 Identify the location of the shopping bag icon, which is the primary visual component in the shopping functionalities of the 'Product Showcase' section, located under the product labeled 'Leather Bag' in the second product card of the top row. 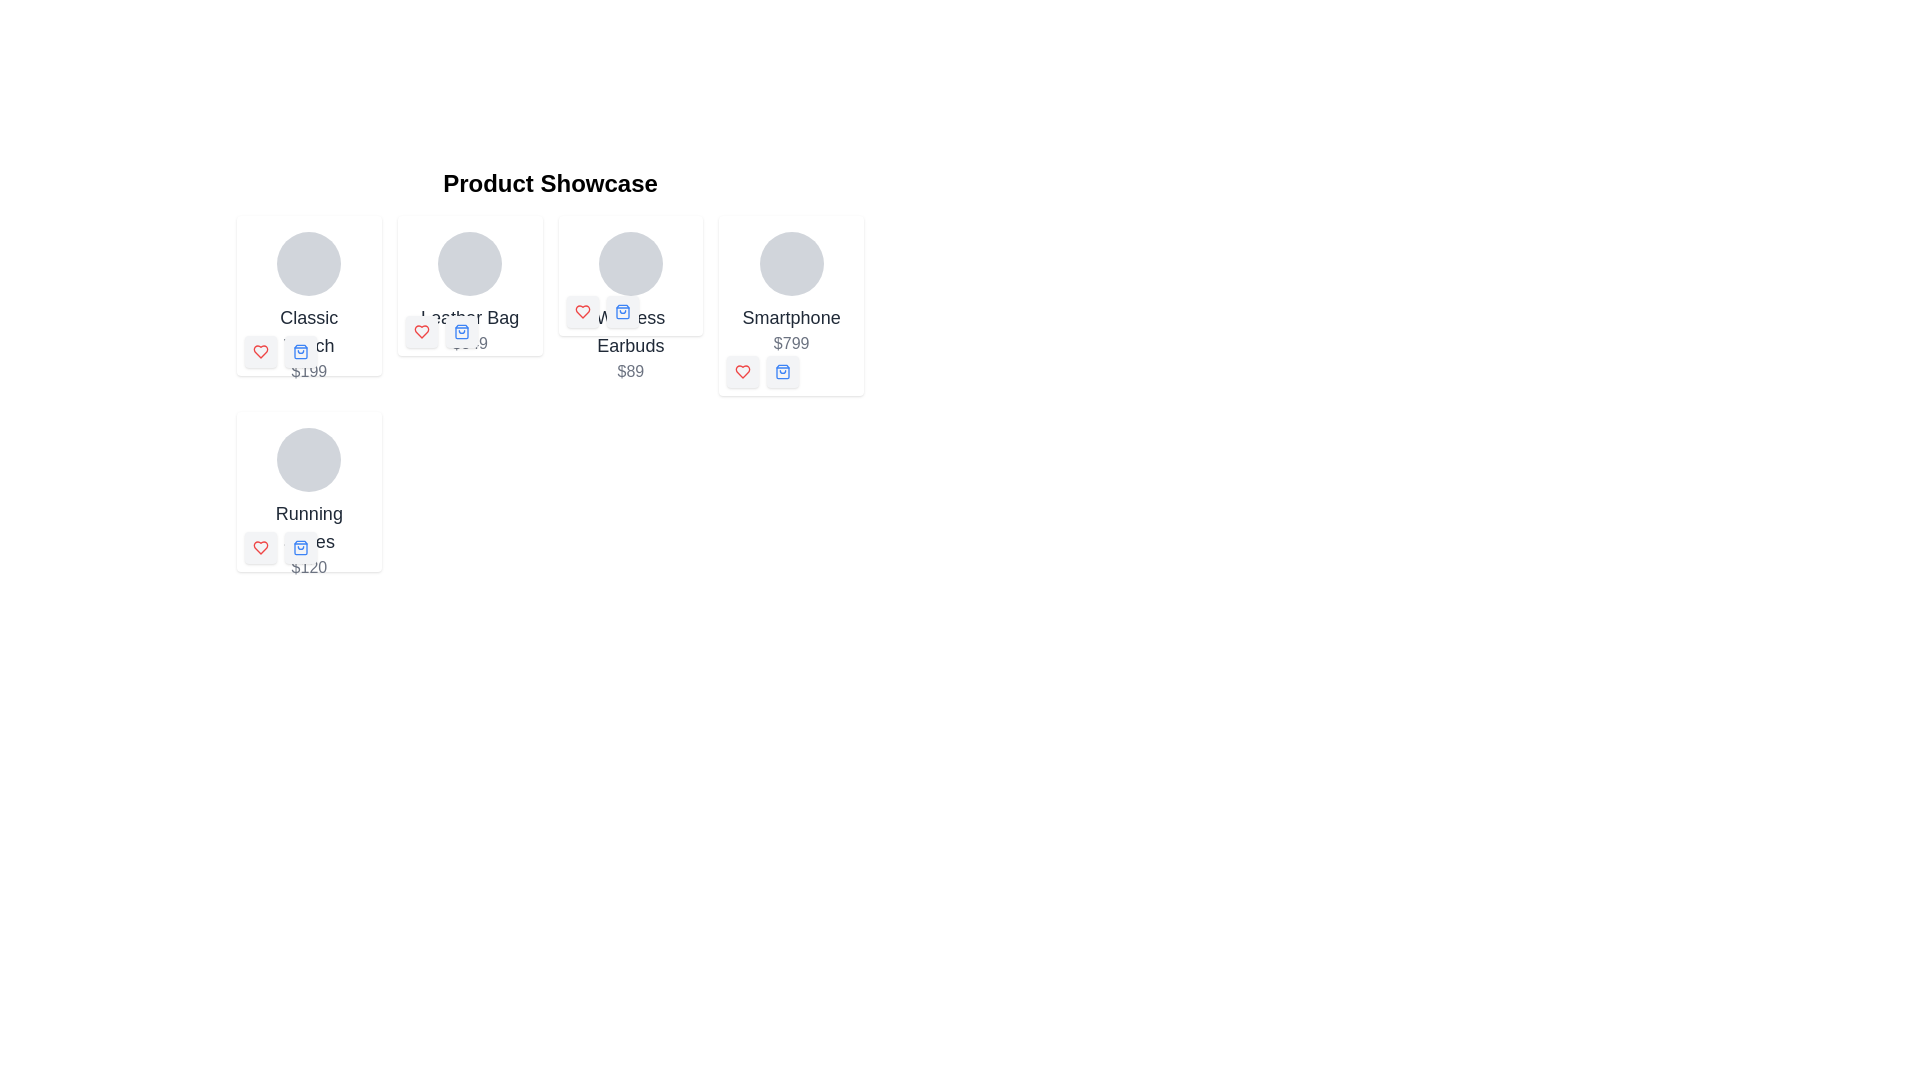
(460, 330).